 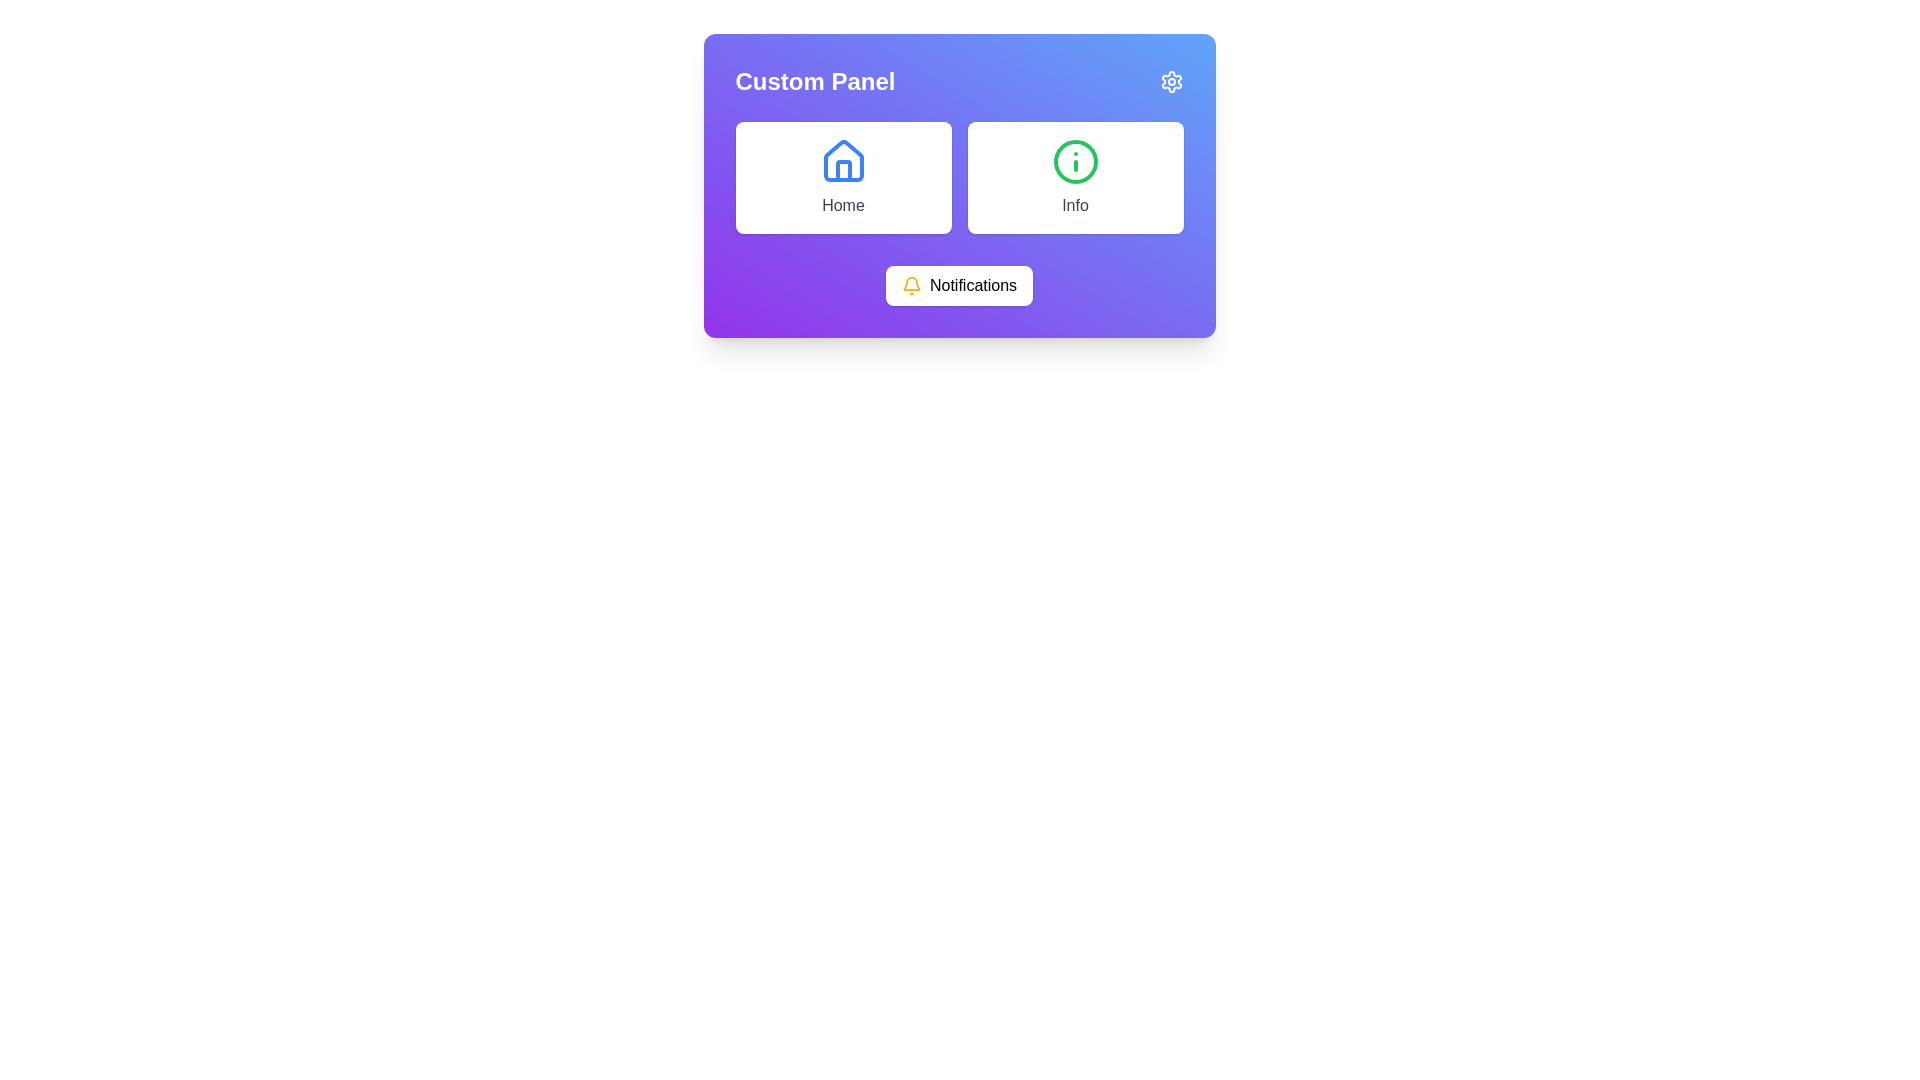 What do you see at coordinates (958, 285) in the screenshot?
I see `the rectangular button labeled 'Notifications' with a yellow bell icon` at bounding box center [958, 285].